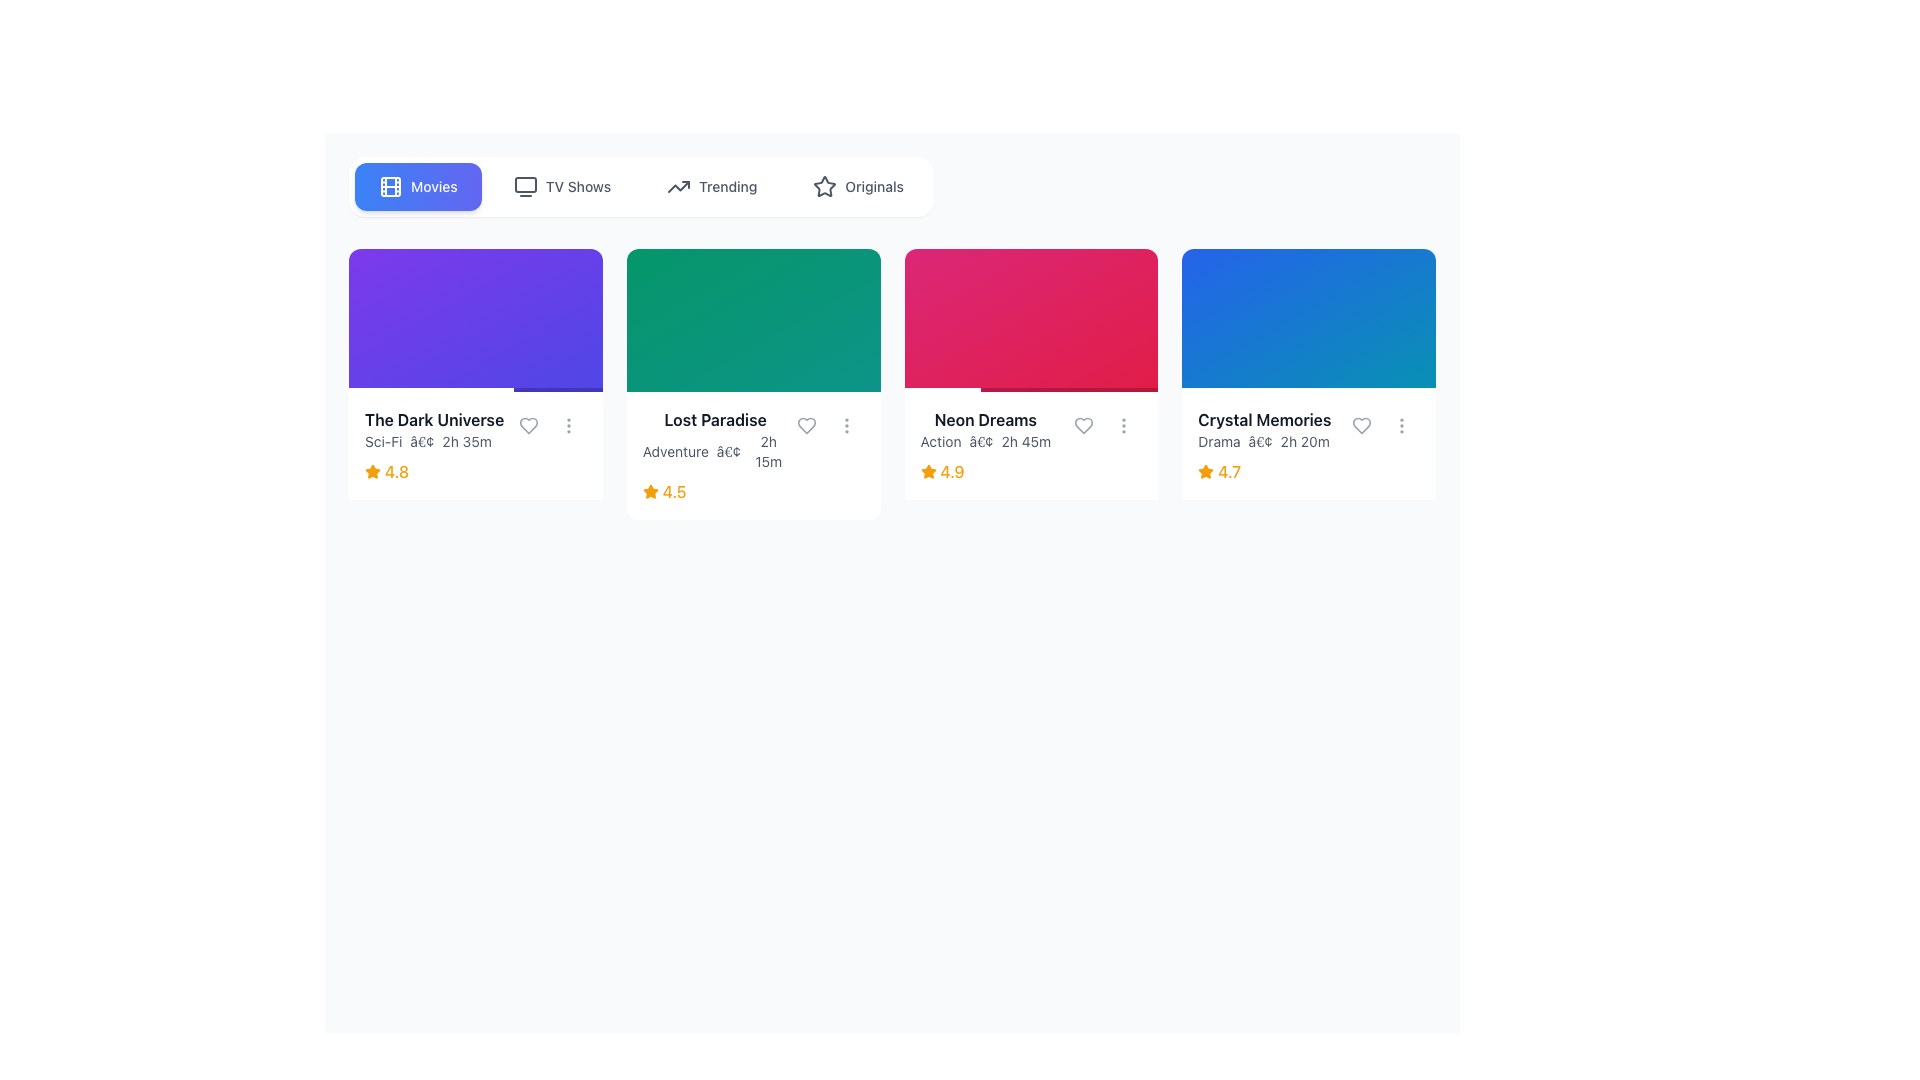  What do you see at coordinates (525, 186) in the screenshot?
I see `the television icon in the navigation bar to emphasize it` at bounding box center [525, 186].